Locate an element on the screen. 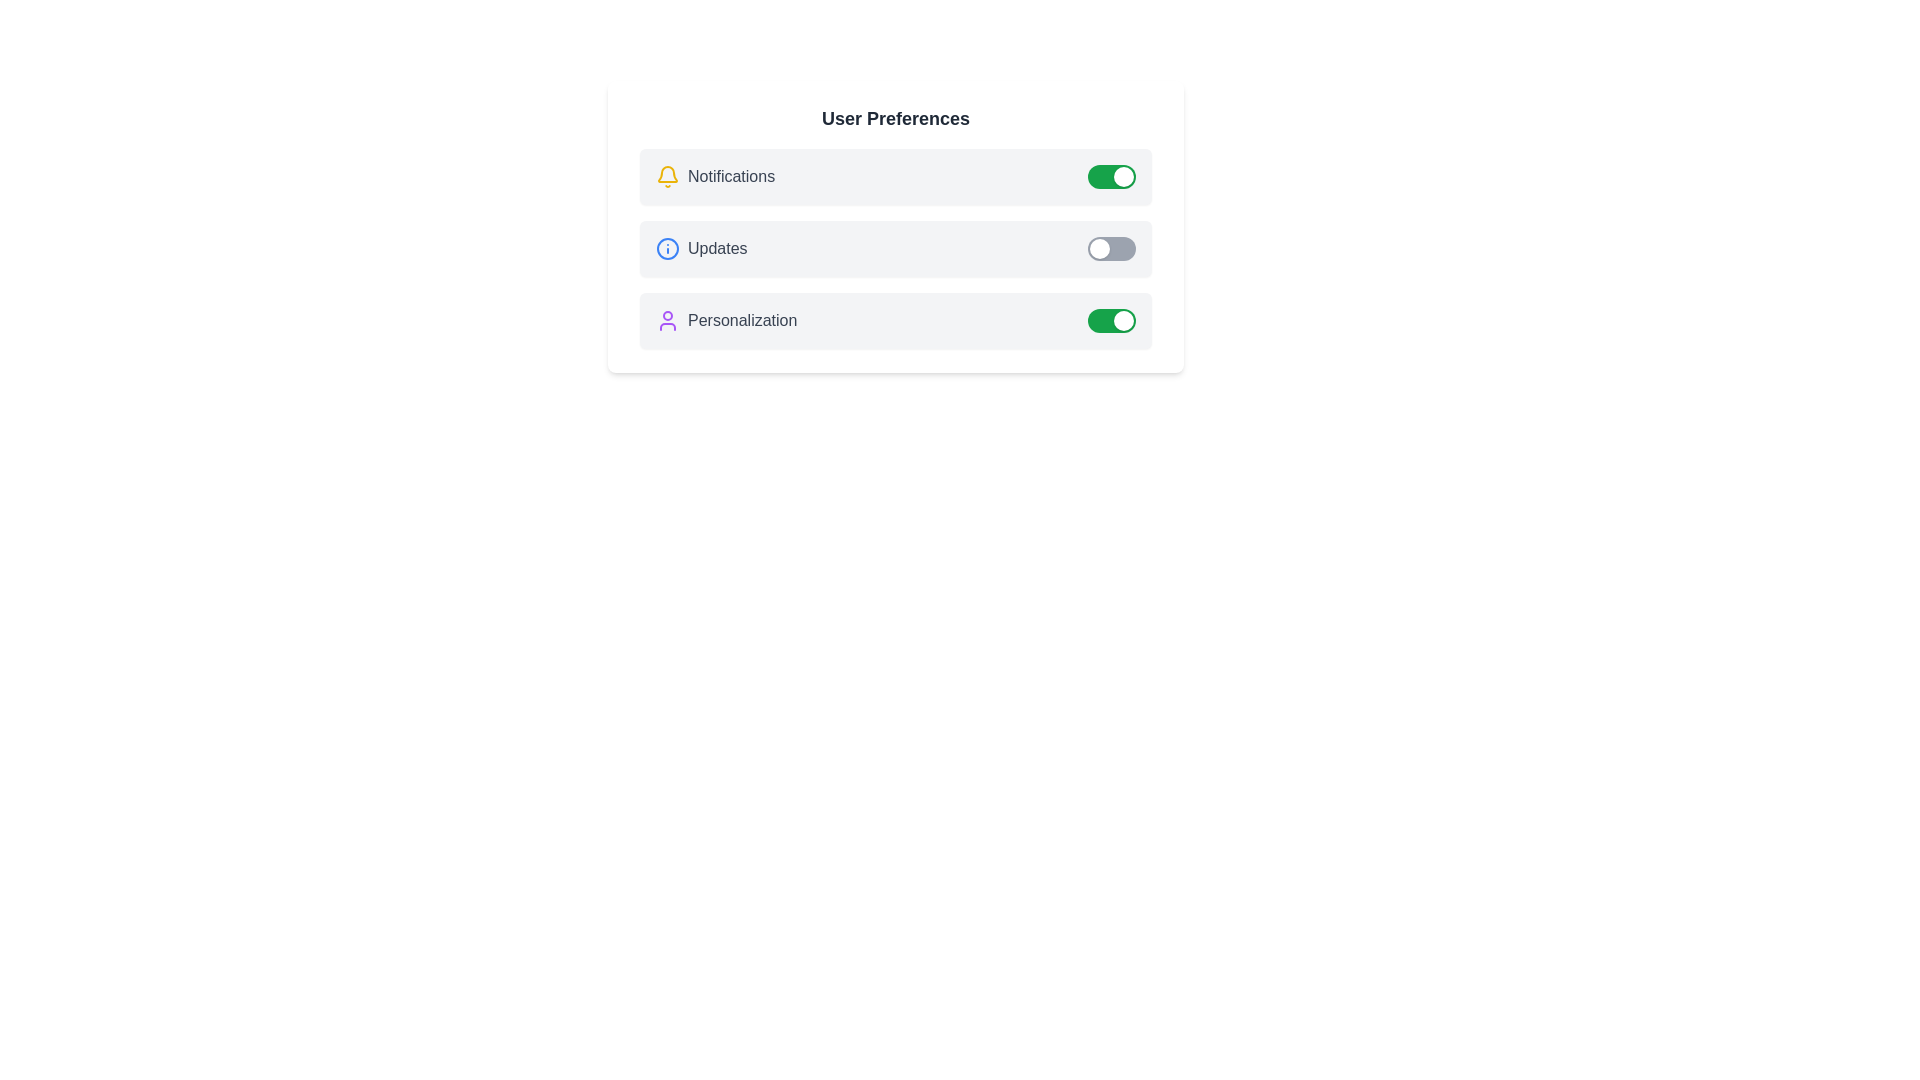  the background container area to interact with it is located at coordinates (895, 380).